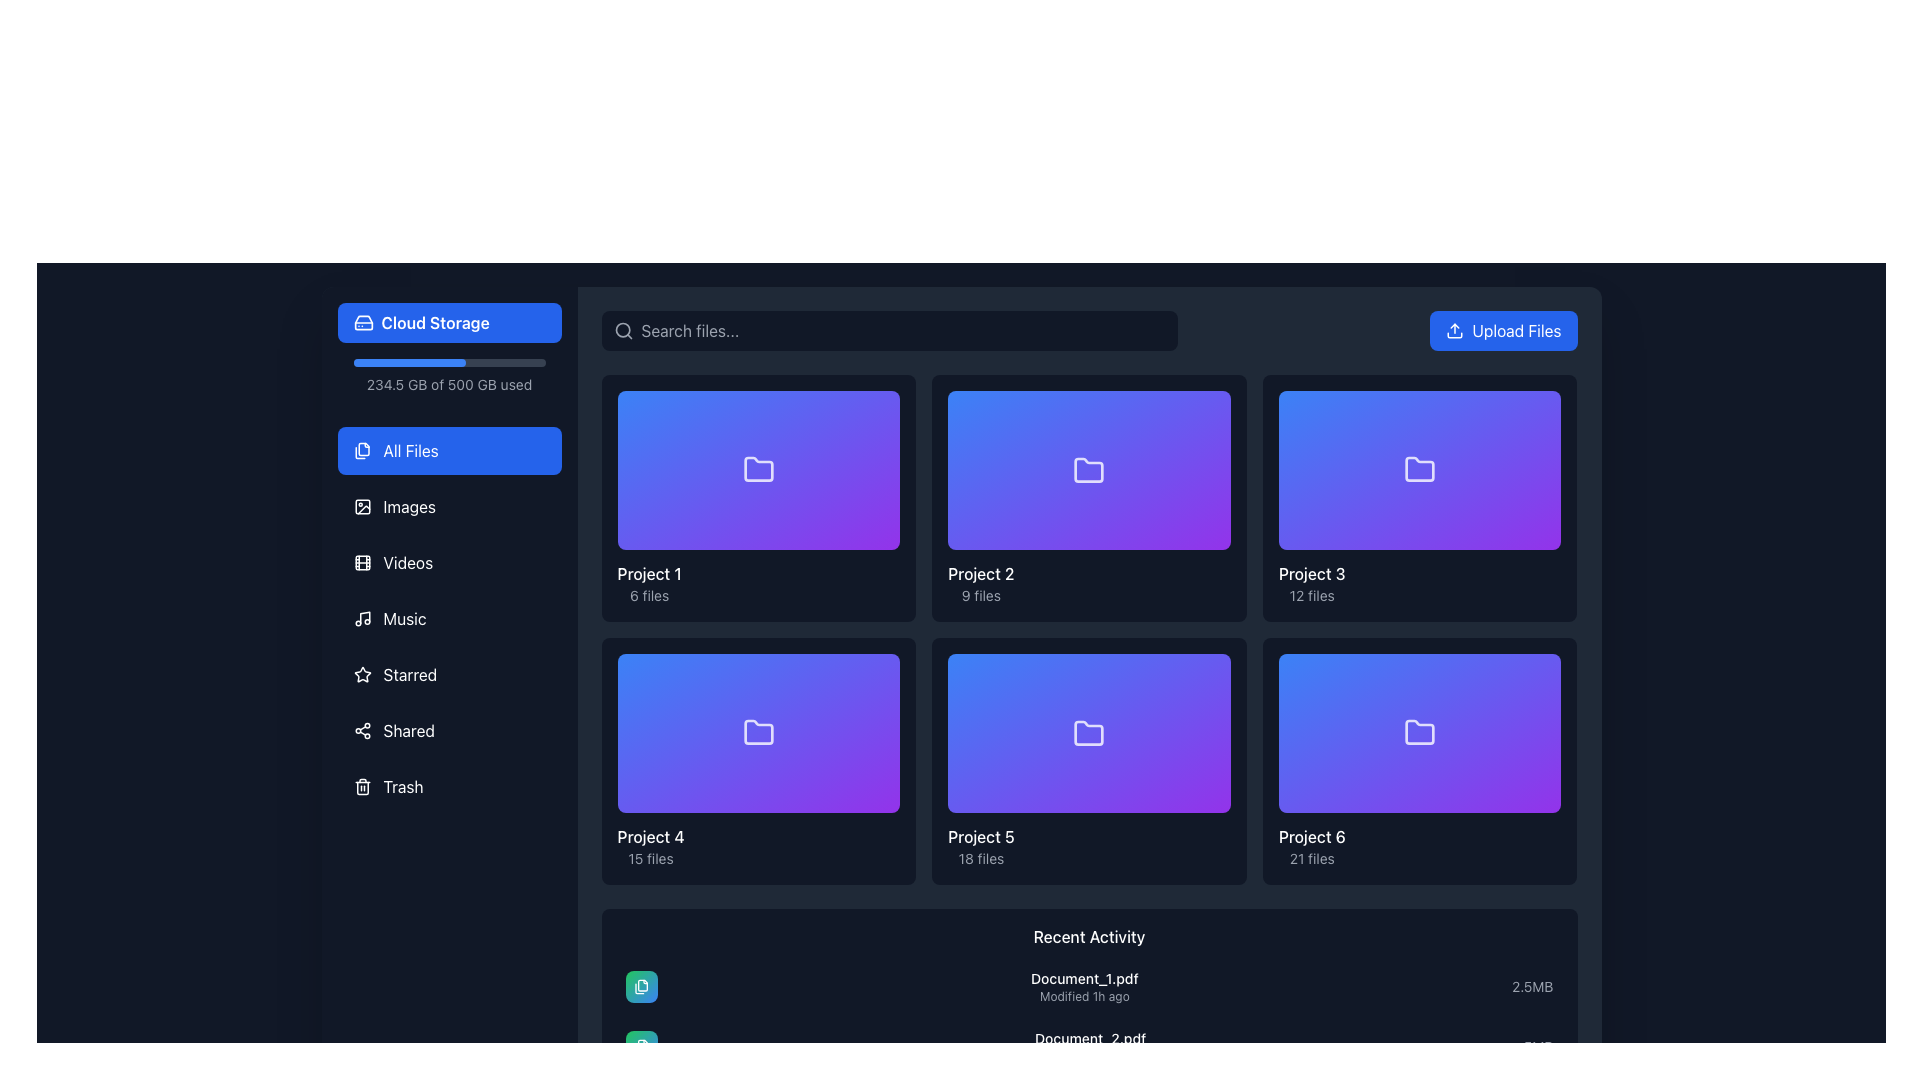 The image size is (1920, 1080). I want to click on the Textual Information Block that provides descriptive information about a specific project folder, located within the sixth card of the content grid, so click(1088, 847).